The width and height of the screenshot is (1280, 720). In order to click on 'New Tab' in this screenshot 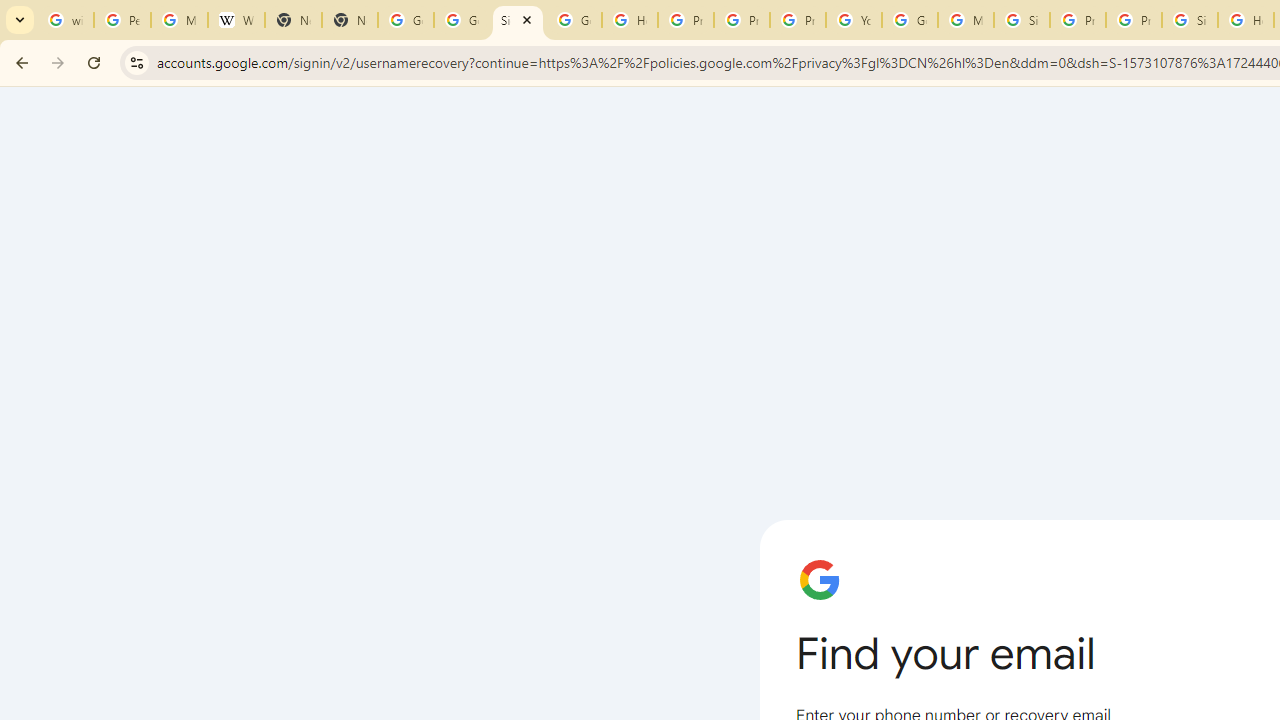, I will do `click(292, 20)`.